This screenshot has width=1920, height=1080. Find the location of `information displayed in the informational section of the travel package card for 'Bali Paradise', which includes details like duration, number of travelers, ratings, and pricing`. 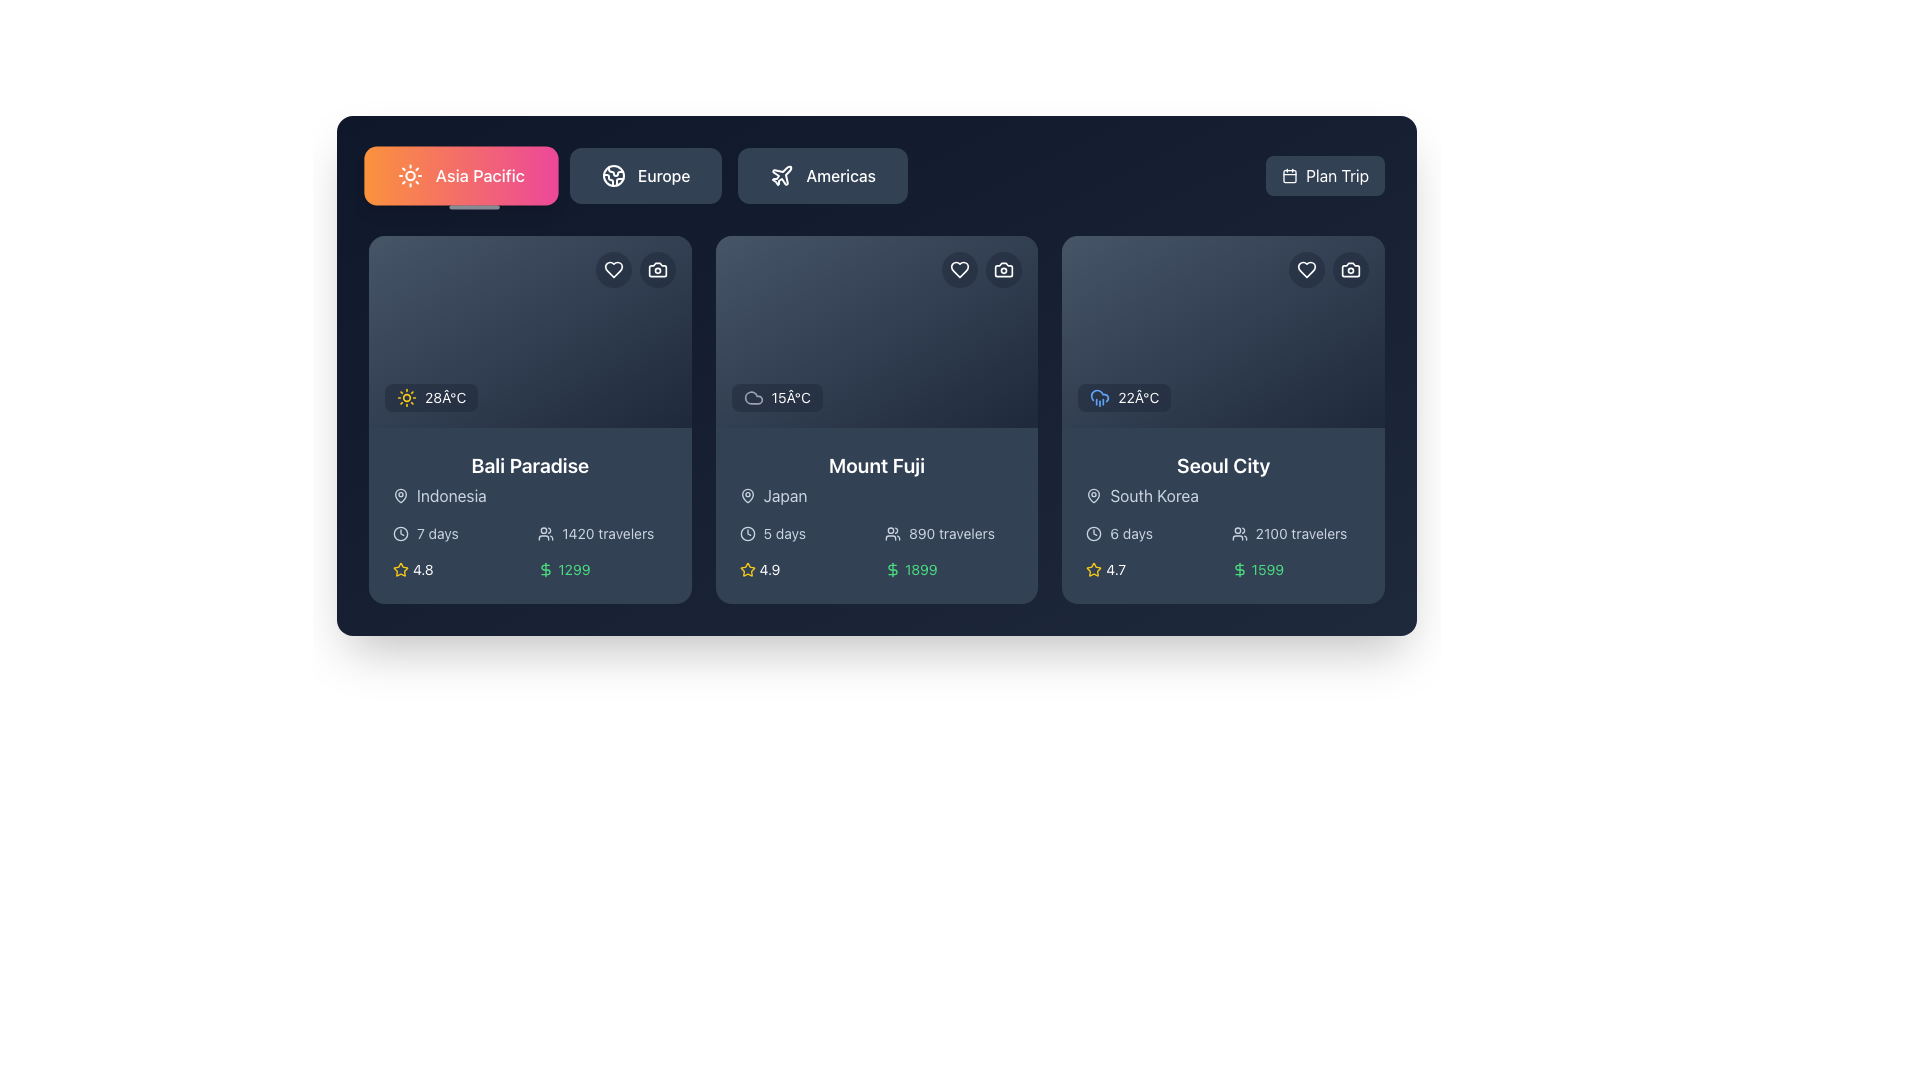

information displayed in the informational section of the travel package card for 'Bali Paradise', which includes details like duration, number of travelers, ratings, and pricing is located at coordinates (530, 551).